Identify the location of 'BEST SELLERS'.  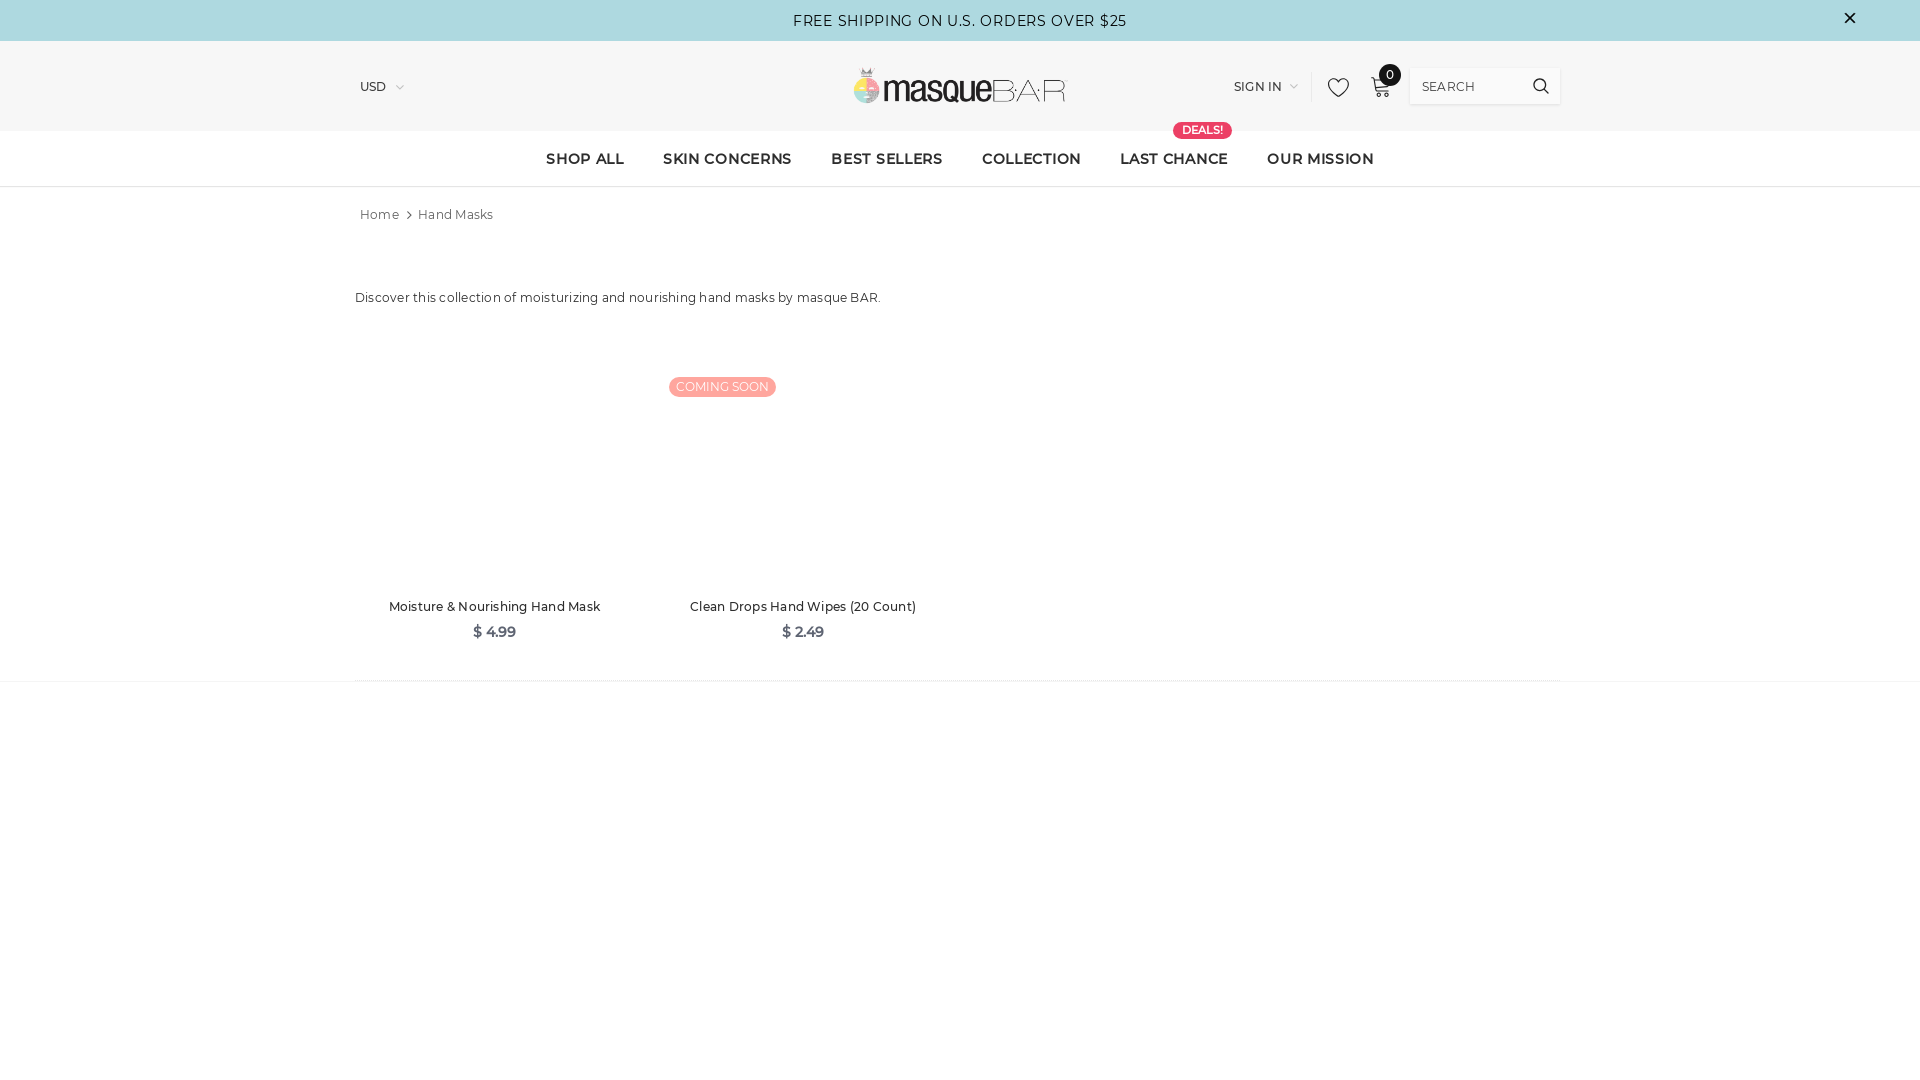
(830, 157).